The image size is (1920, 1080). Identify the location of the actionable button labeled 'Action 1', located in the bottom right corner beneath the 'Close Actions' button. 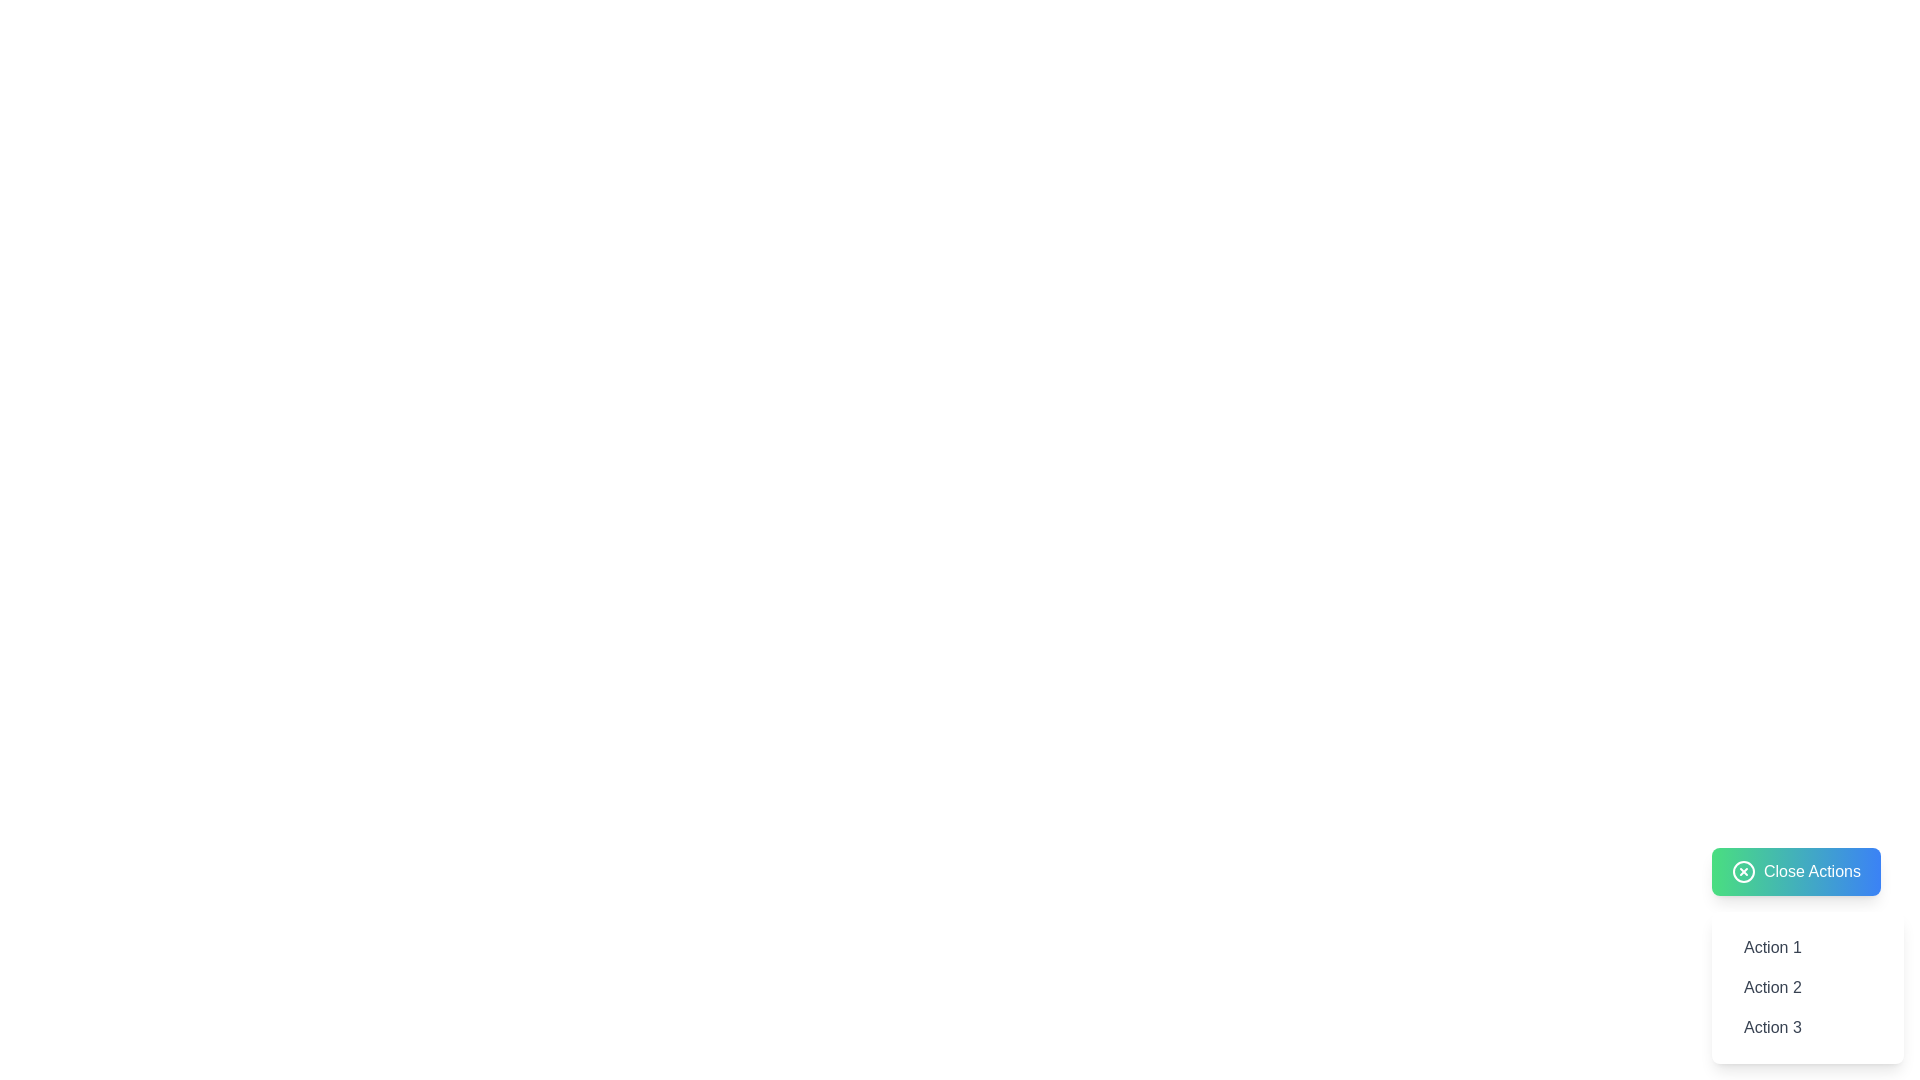
(1808, 955).